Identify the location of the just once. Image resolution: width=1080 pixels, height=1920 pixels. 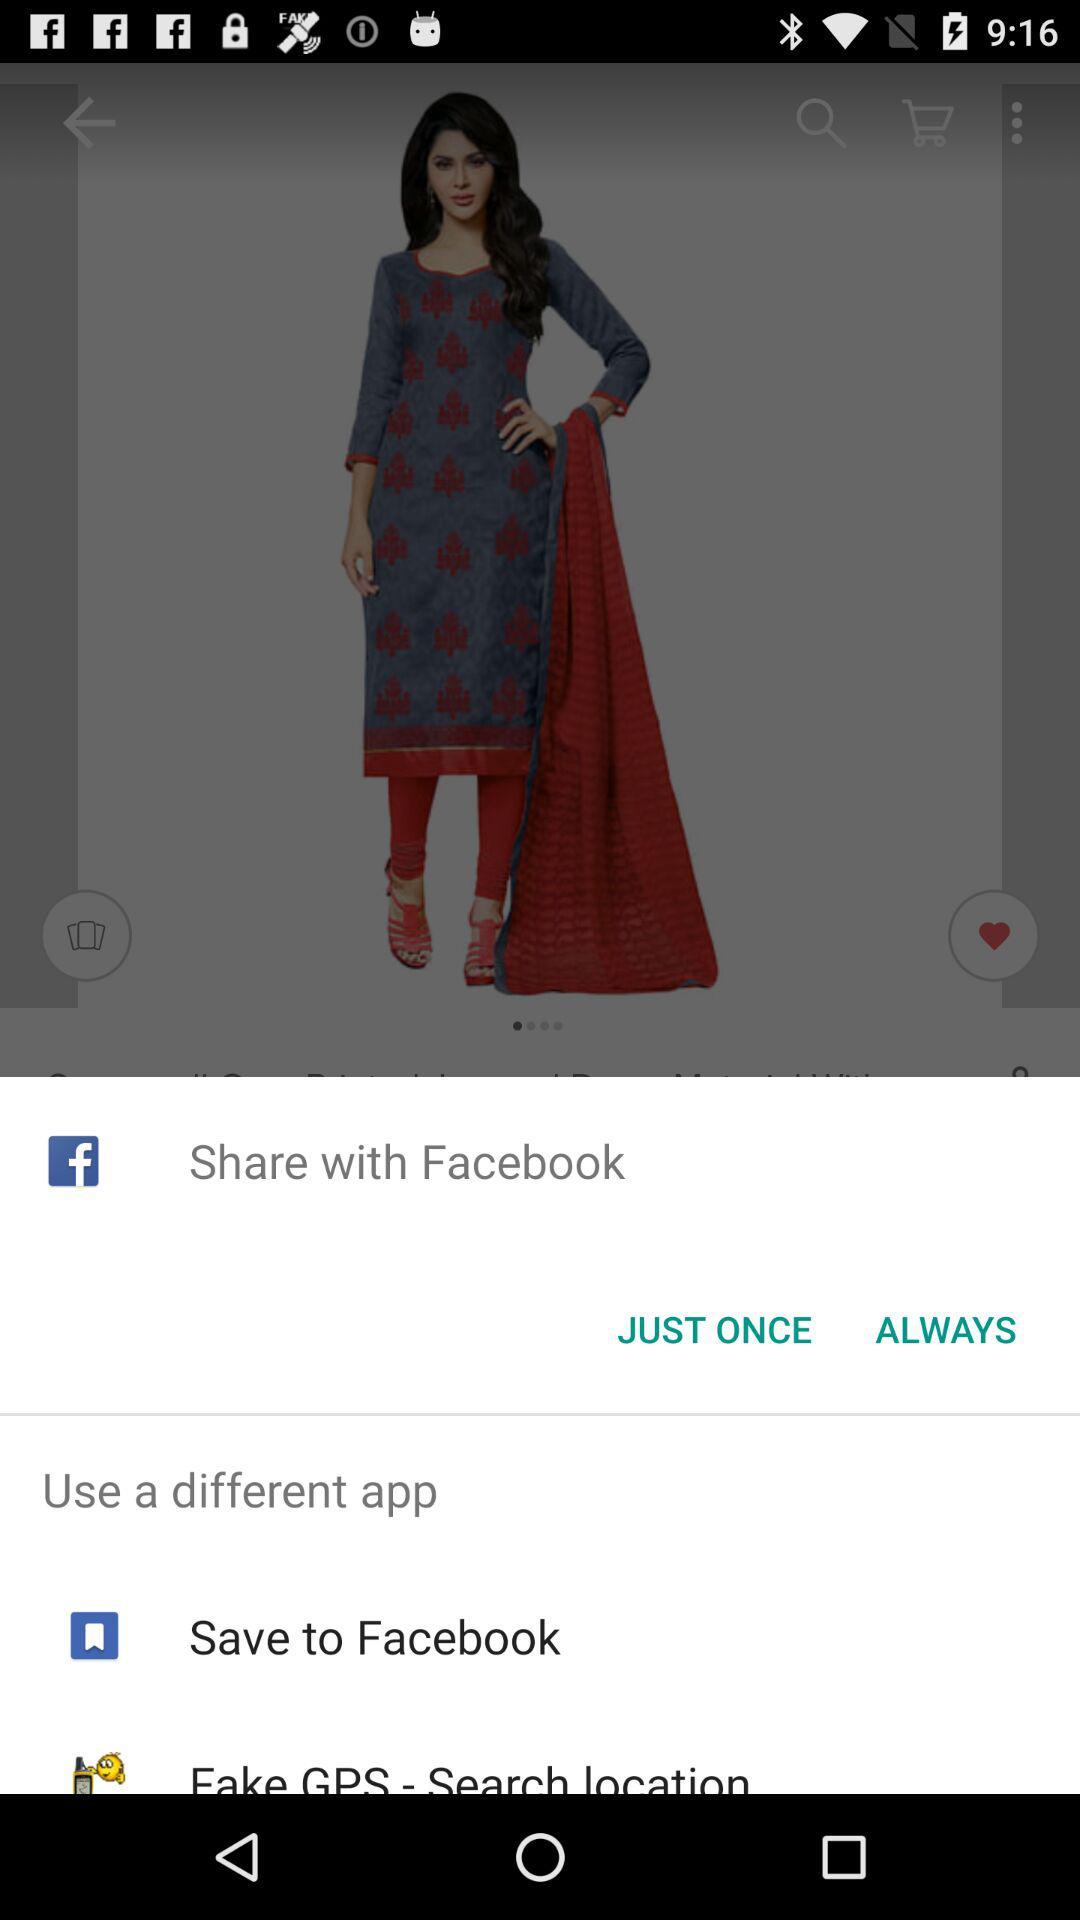
(713, 1329).